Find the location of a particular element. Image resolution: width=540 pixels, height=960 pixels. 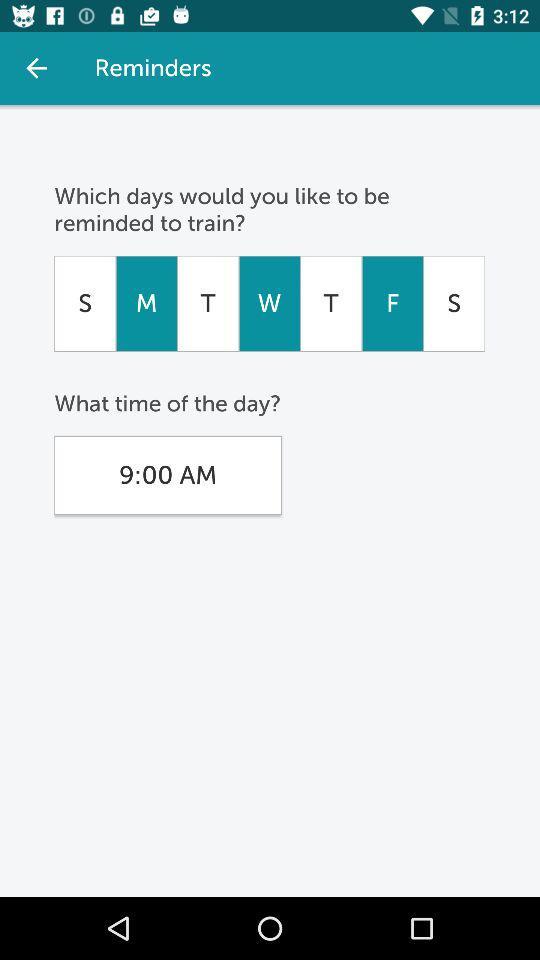

icon next to s icon is located at coordinates (392, 303).